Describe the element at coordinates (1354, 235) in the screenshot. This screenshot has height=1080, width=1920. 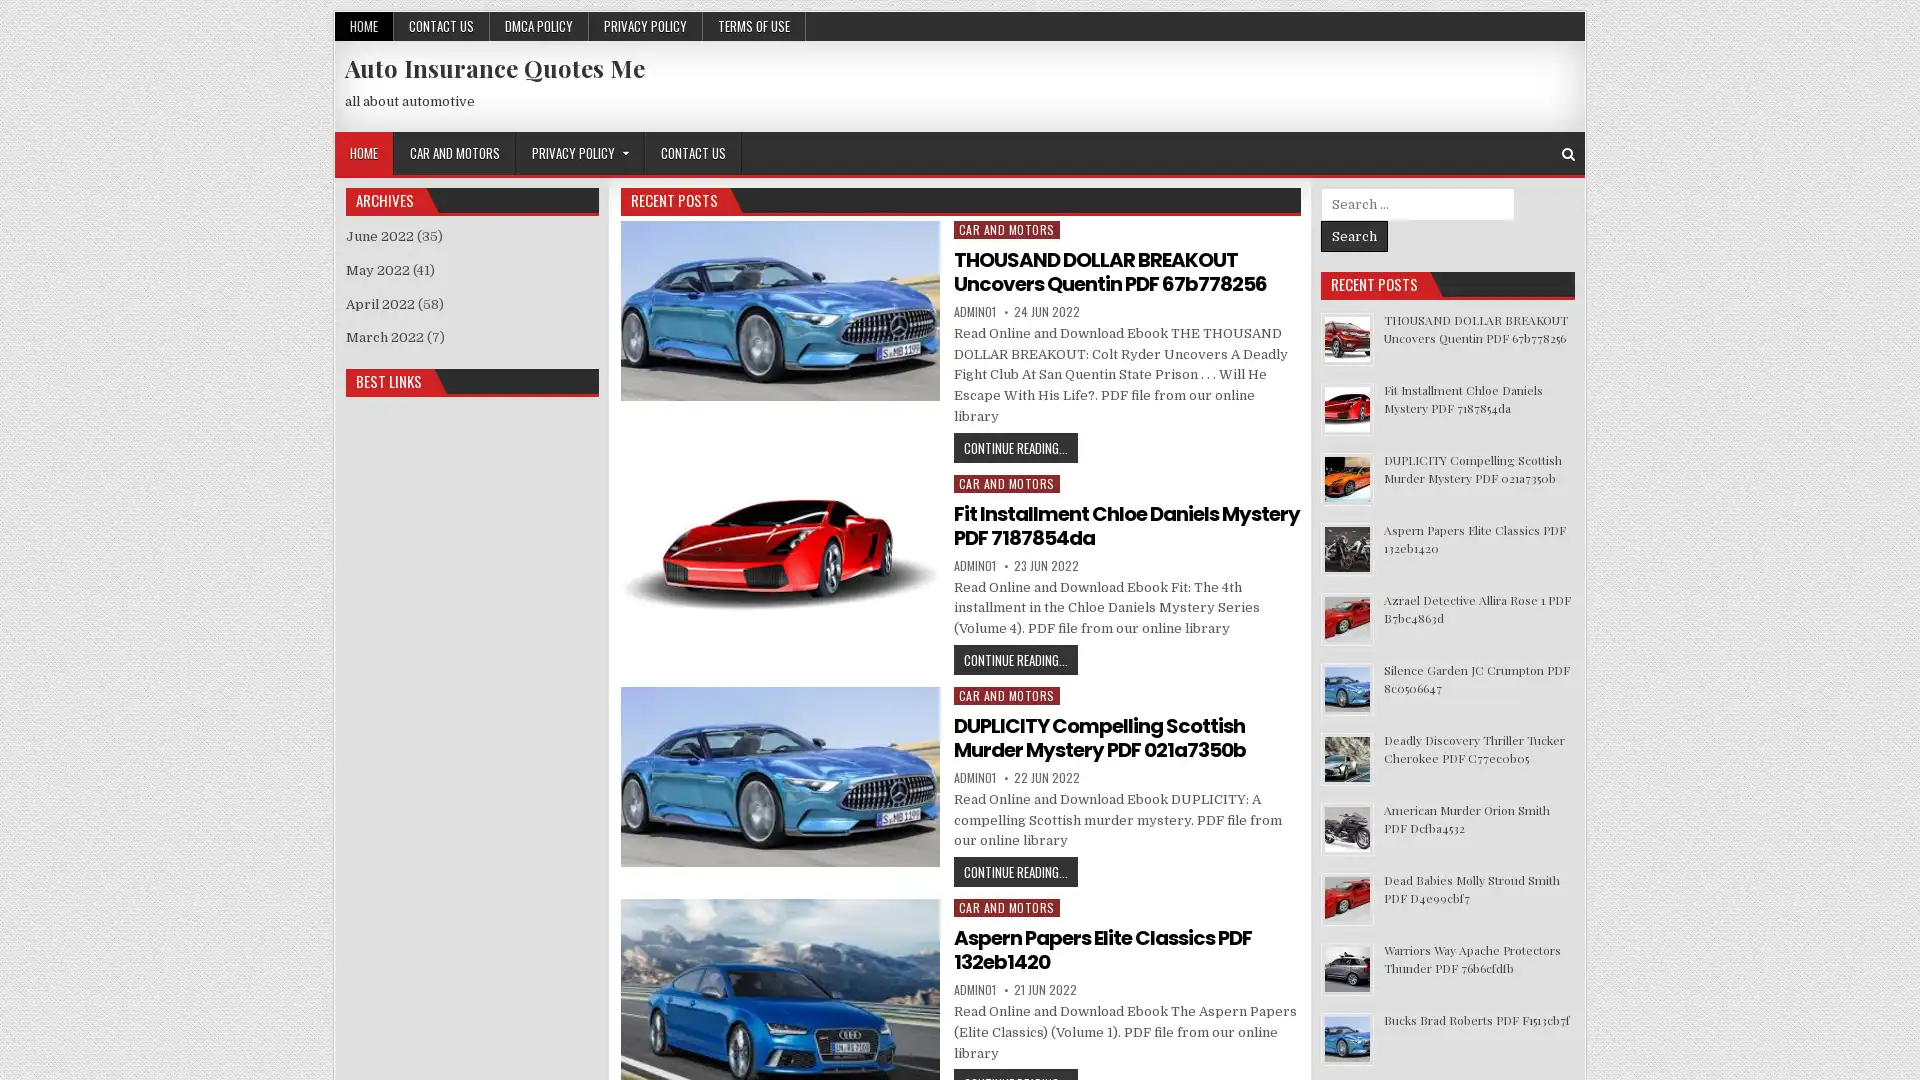
I see `Search` at that location.